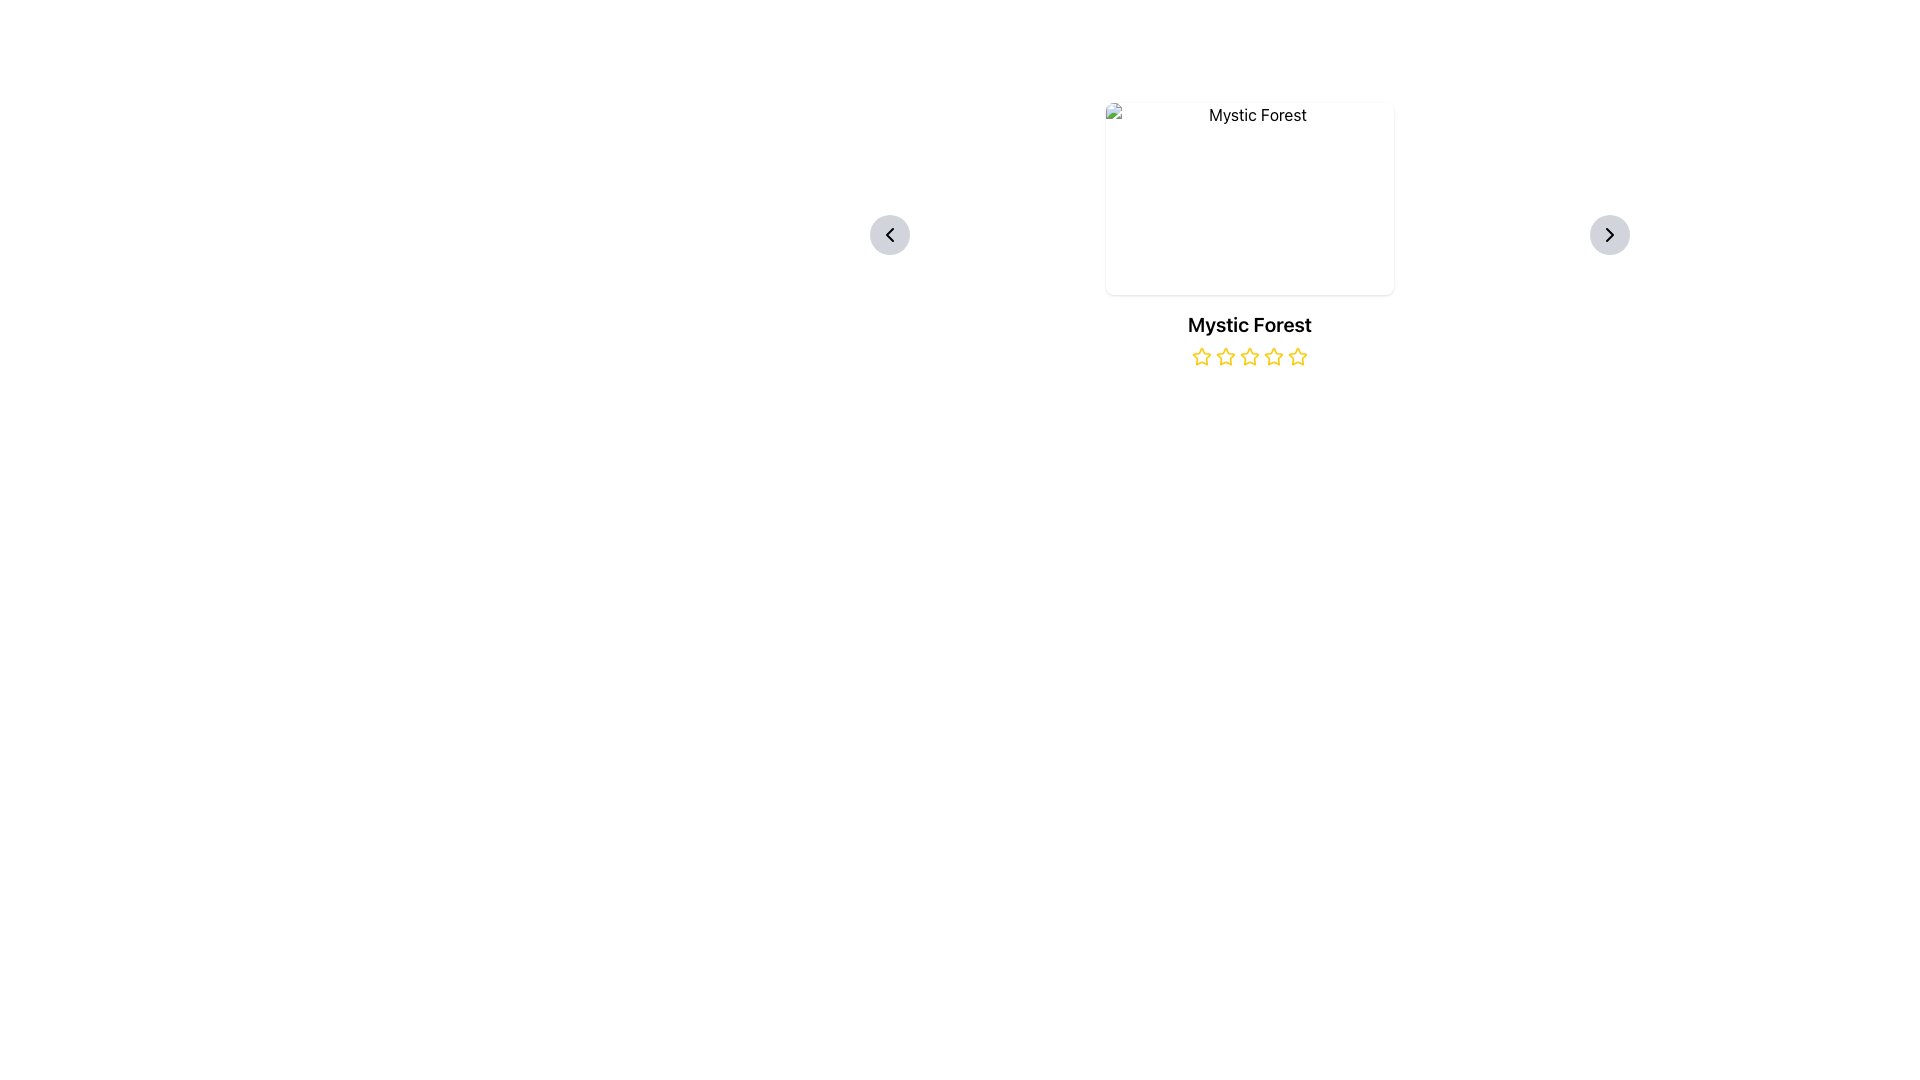 This screenshot has height=1080, width=1920. Describe the element at coordinates (1272, 356) in the screenshot. I see `the fourth star icon in the star-based rating system under the 'Mystic Forest' label` at that location.